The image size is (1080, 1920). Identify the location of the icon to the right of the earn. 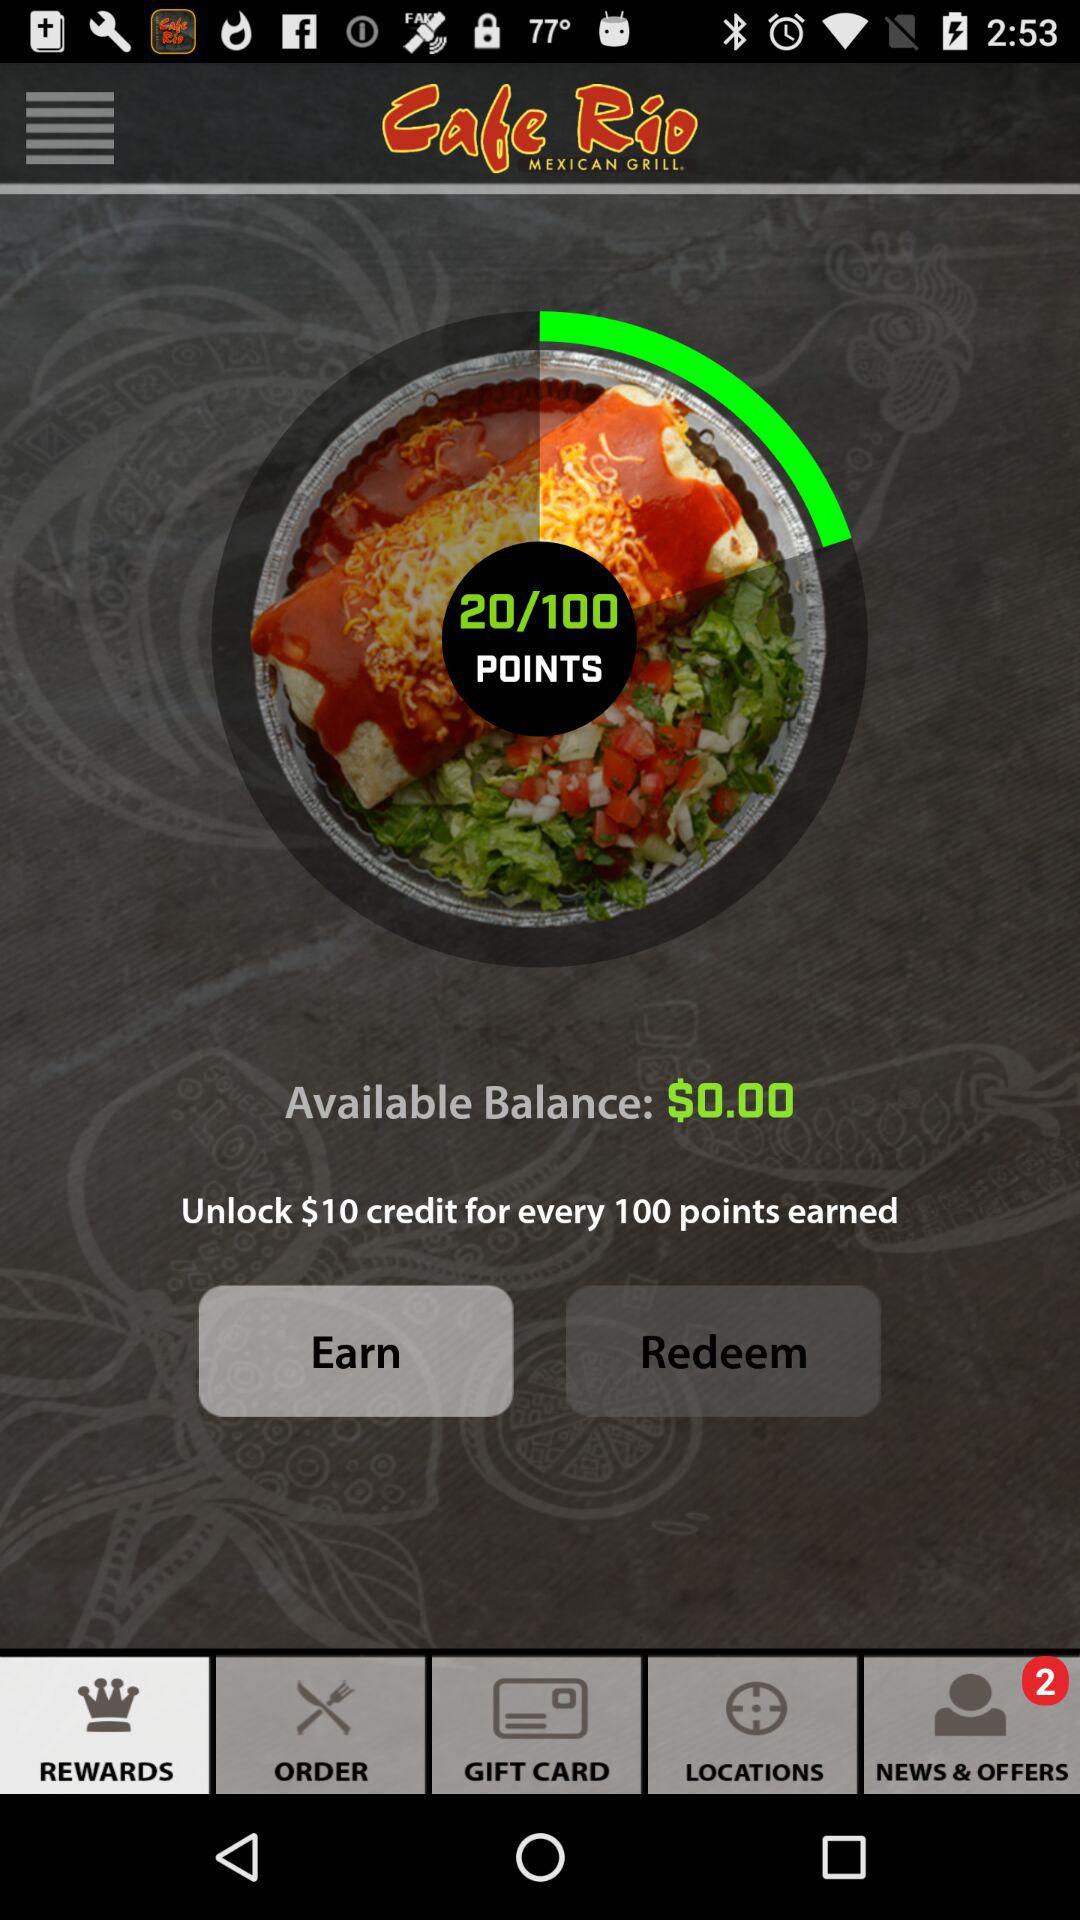
(723, 1351).